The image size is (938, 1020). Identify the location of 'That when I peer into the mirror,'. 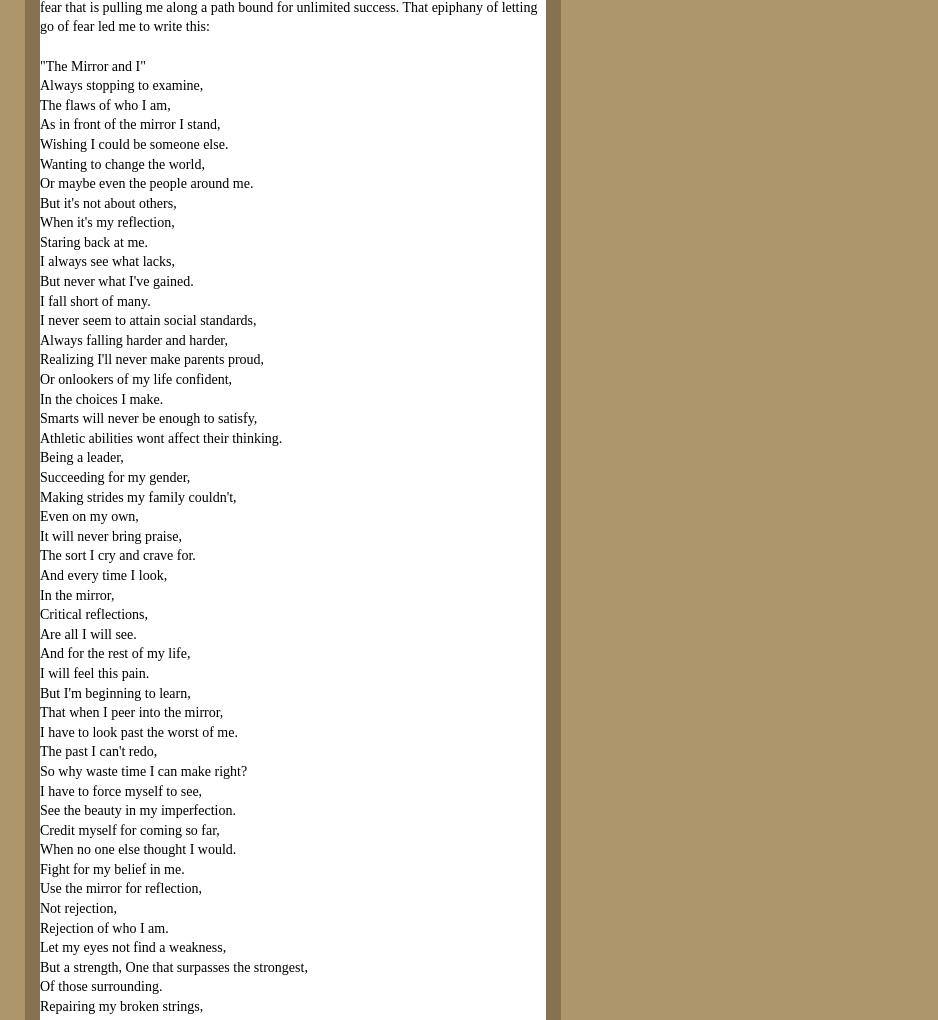
(130, 711).